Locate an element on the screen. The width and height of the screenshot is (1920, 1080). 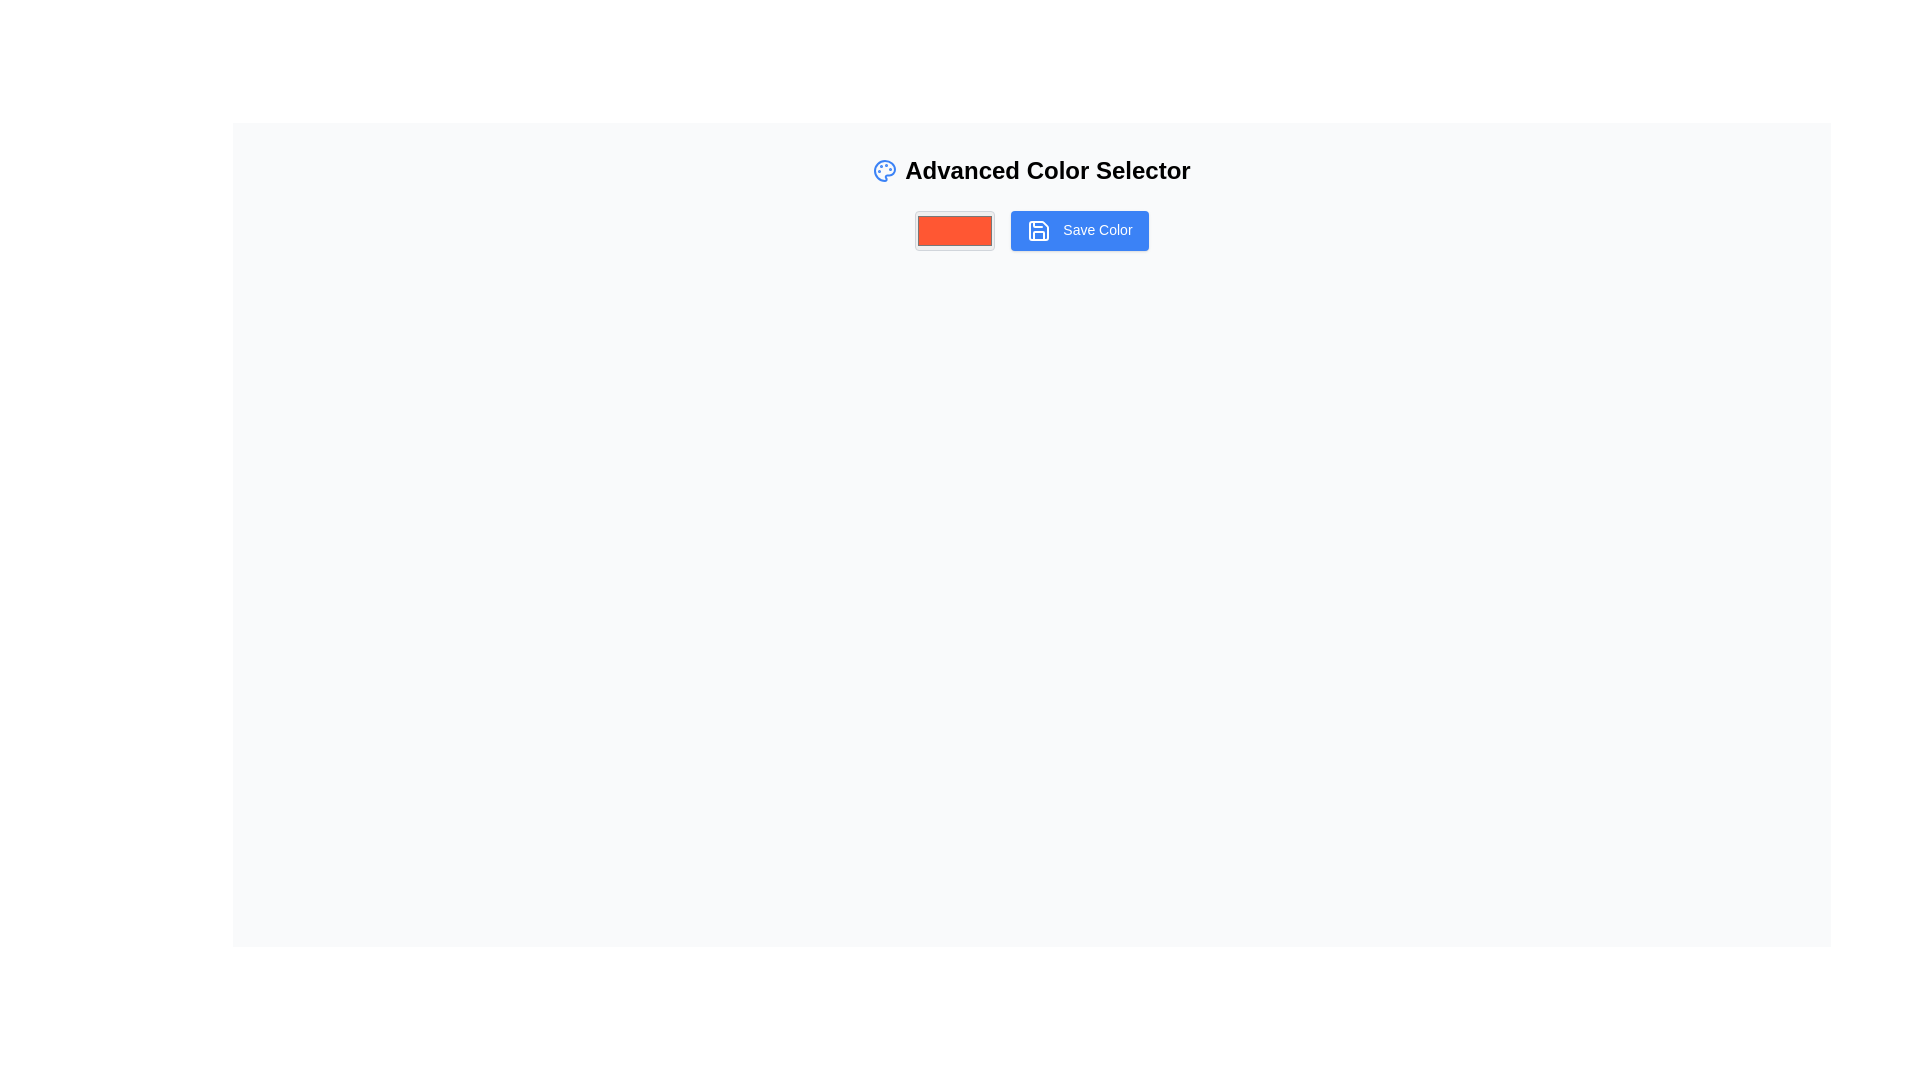
the 'Save Color' button icon, which is positioned to the left of the button's text and adjacent to an orange square is located at coordinates (1039, 230).